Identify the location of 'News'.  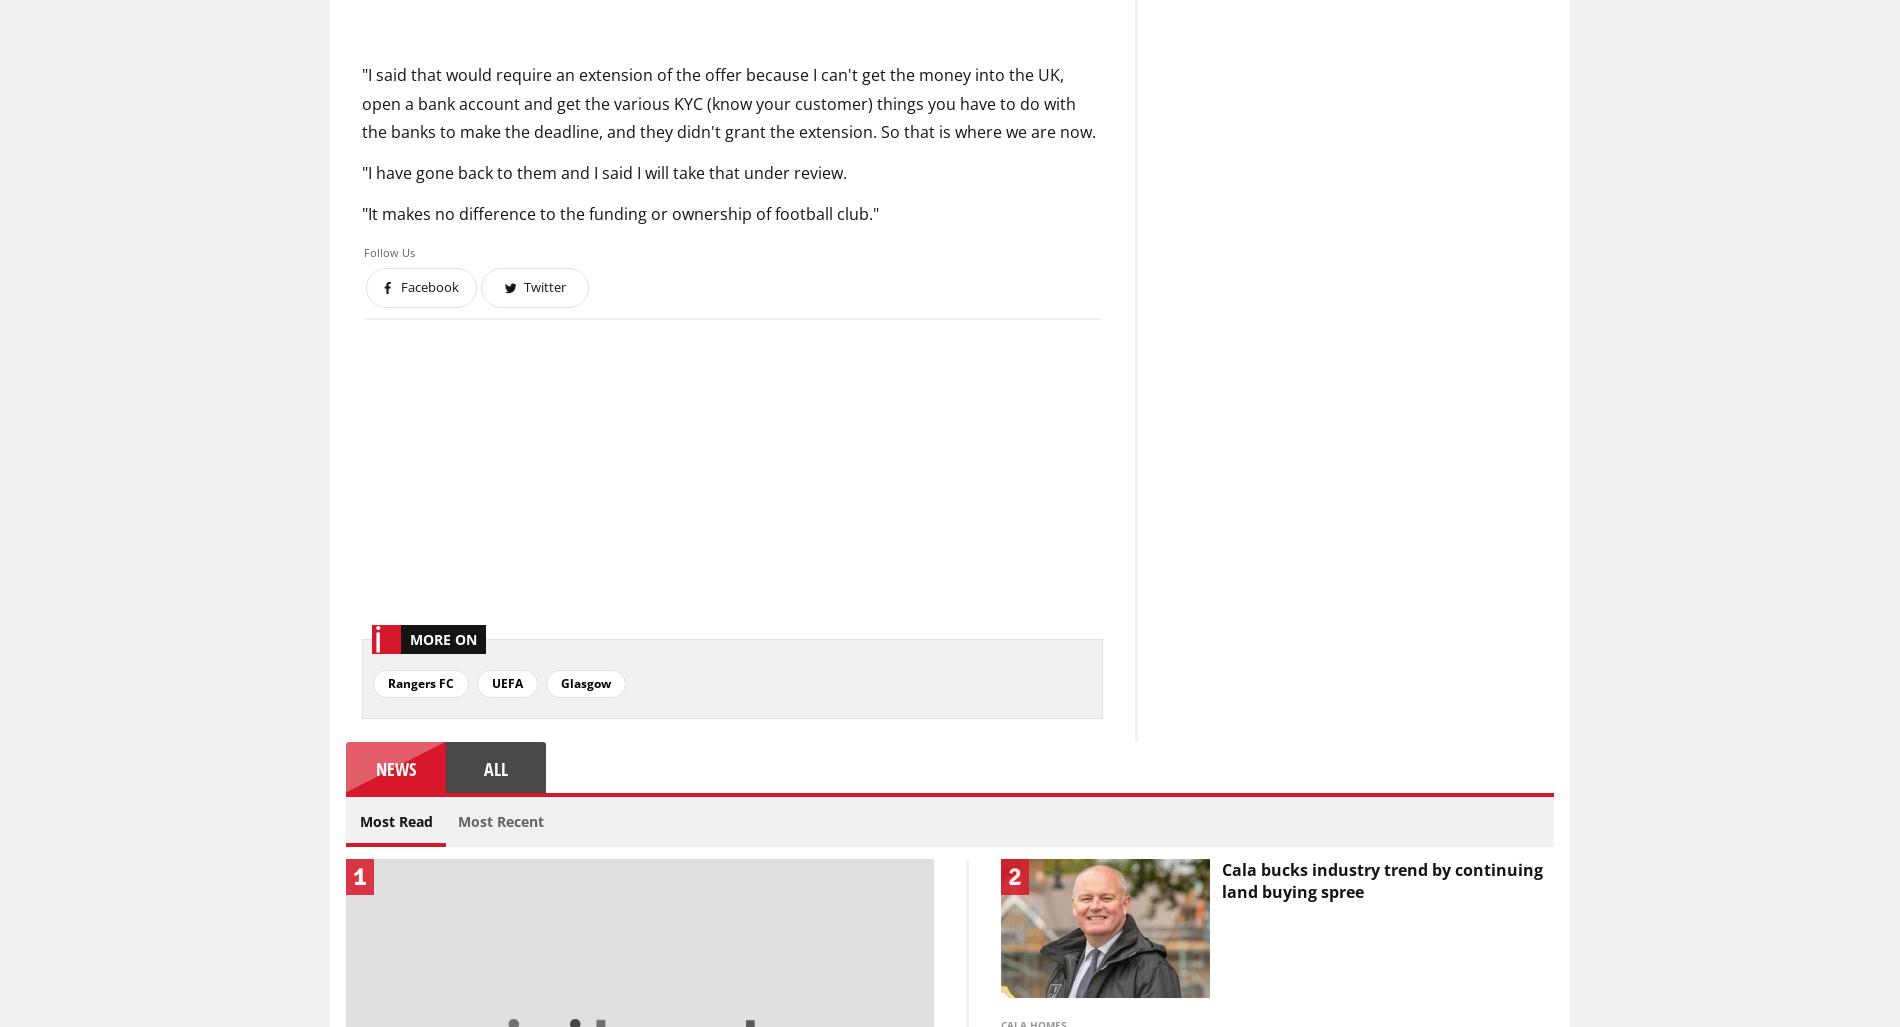
(394, 766).